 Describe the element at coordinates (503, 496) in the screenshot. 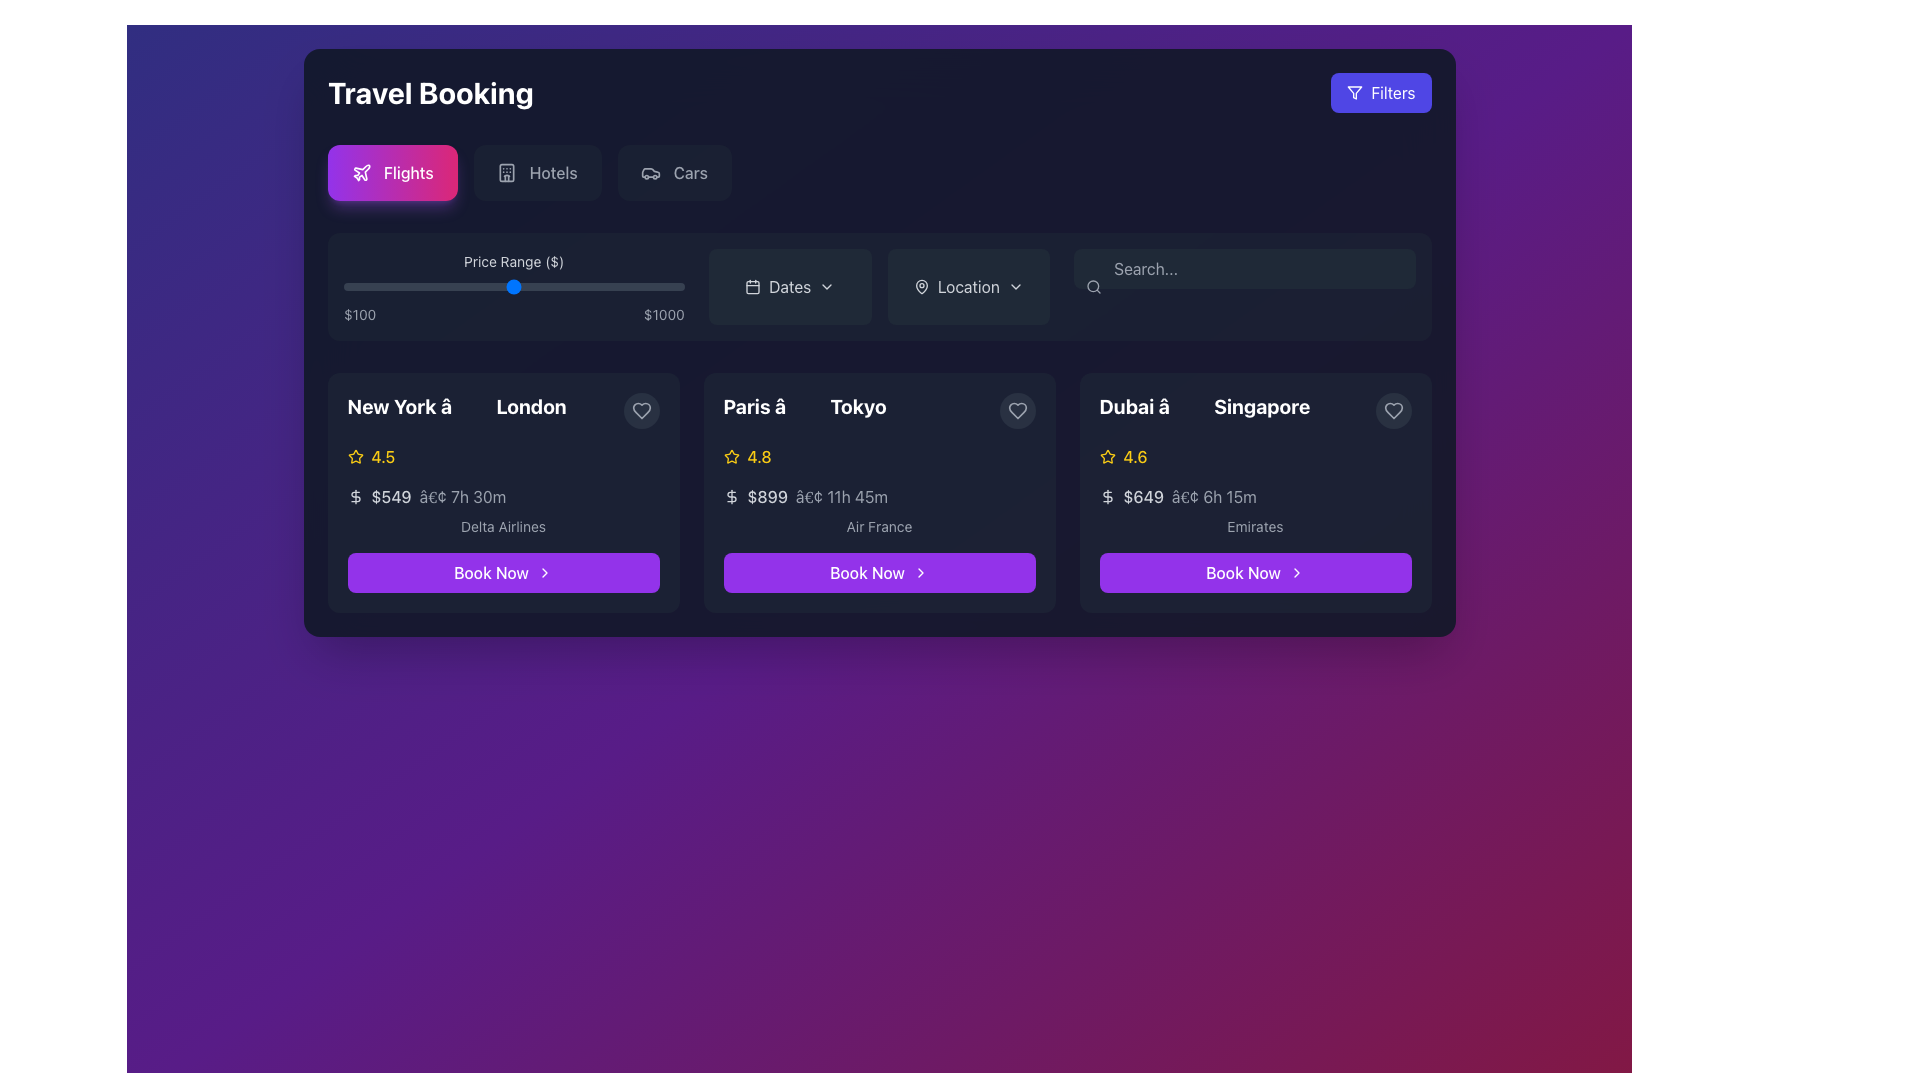

I see `the text displaying the cost and duration of a flight option, which is centered horizontally in the first card and positioned below the title and rating, but above the airline name text` at that location.